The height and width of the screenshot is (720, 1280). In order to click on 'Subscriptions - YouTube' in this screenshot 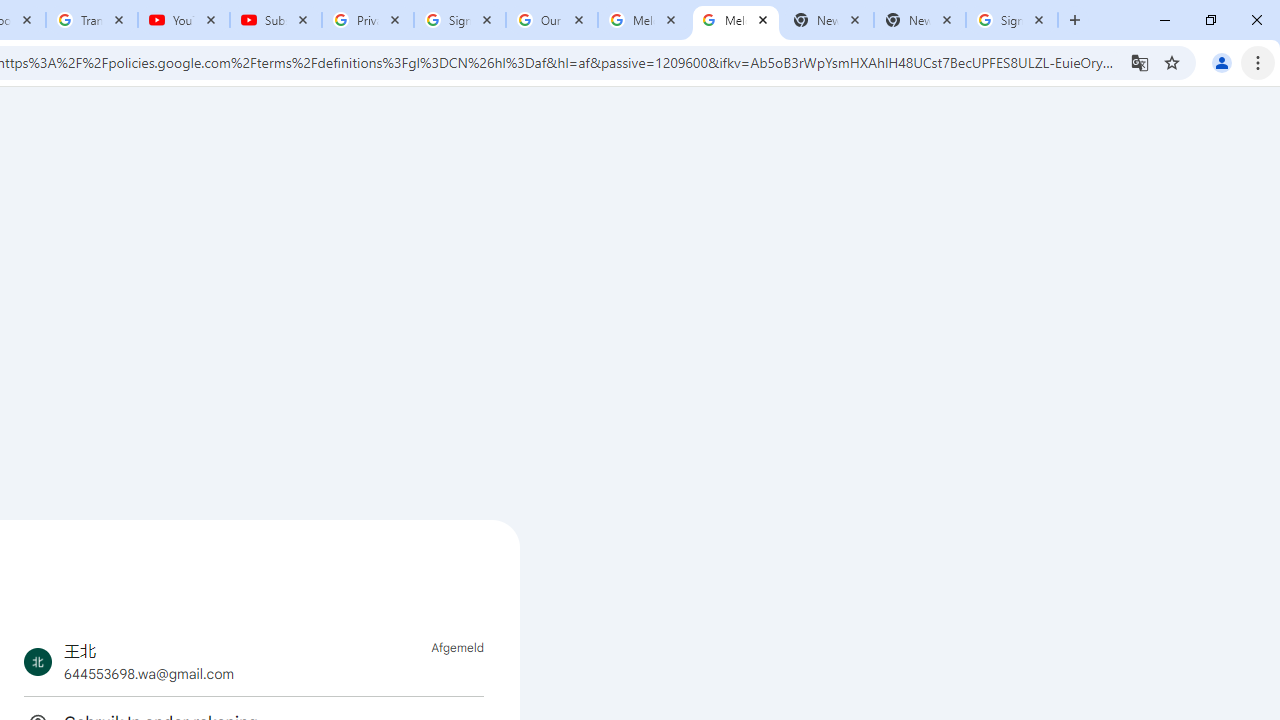, I will do `click(275, 20)`.